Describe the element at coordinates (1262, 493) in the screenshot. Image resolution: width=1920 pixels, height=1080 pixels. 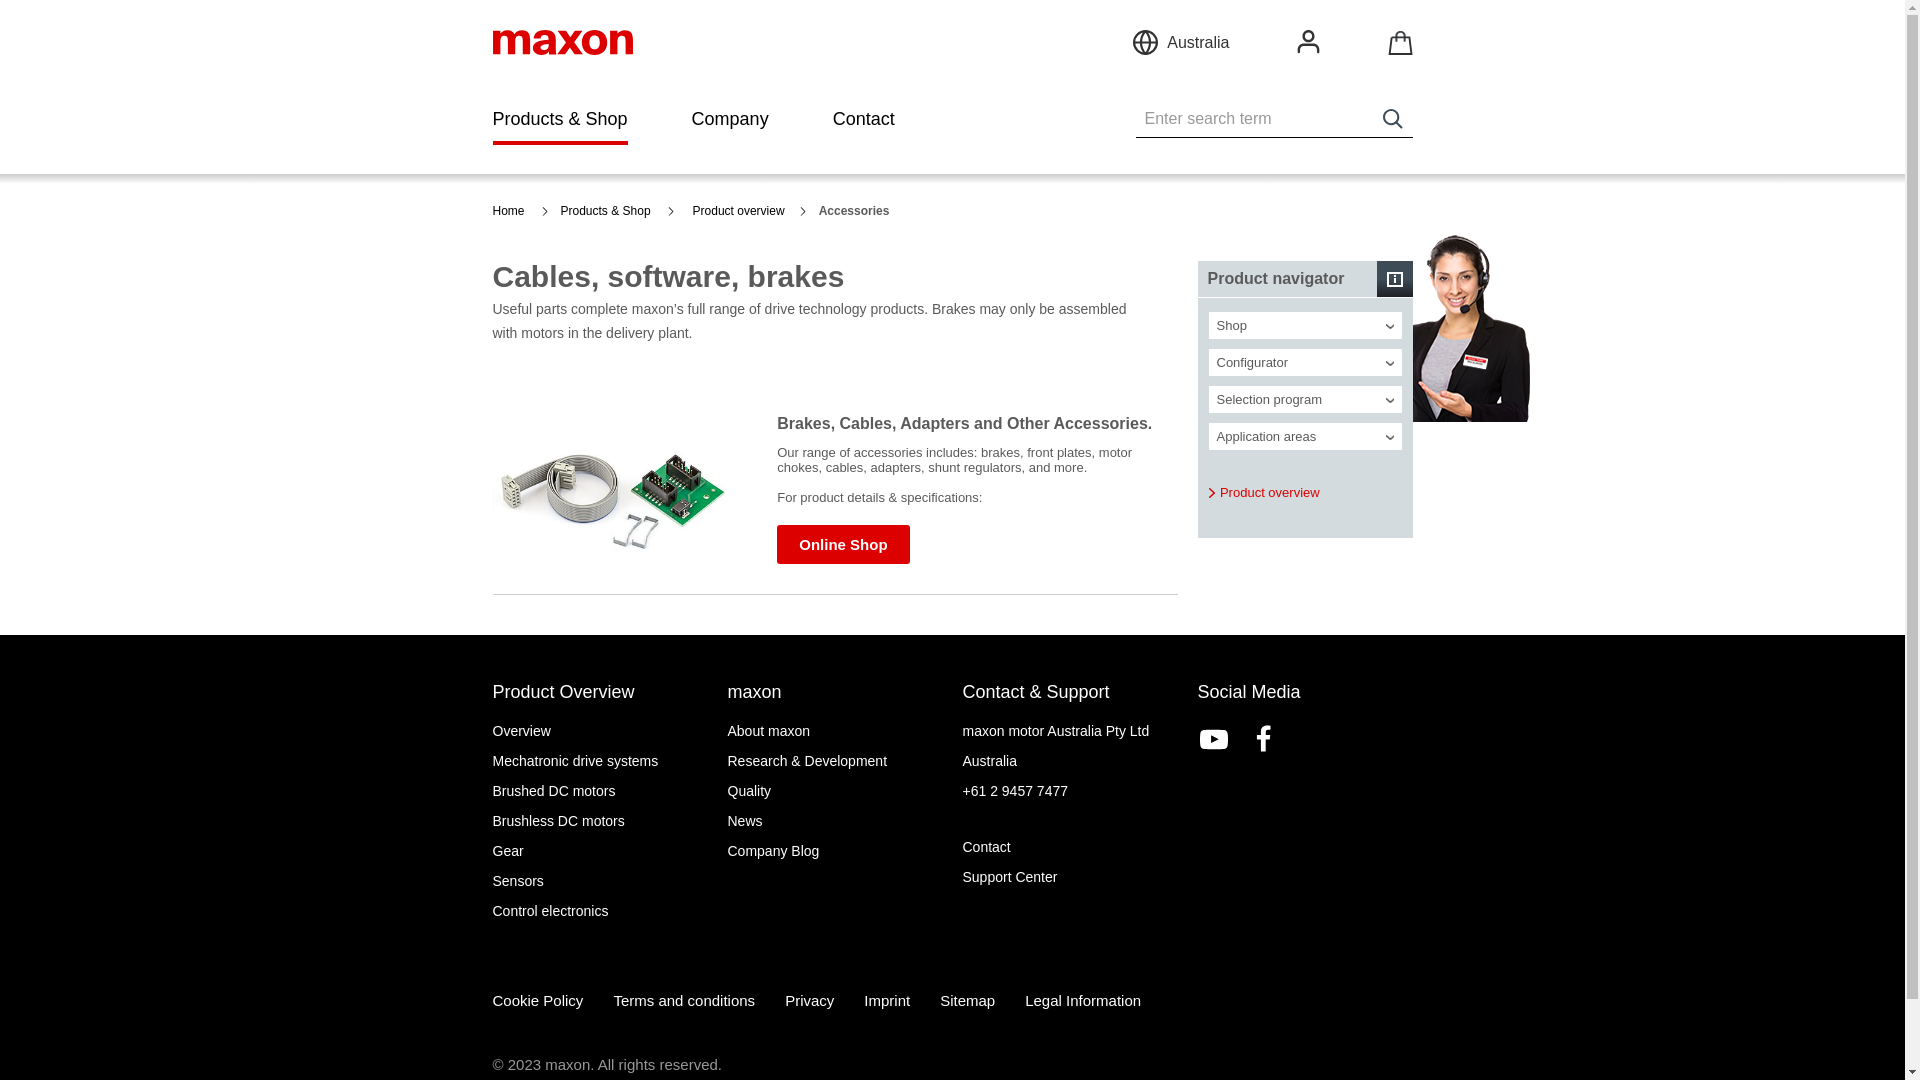
I see `'Product overview'` at that location.